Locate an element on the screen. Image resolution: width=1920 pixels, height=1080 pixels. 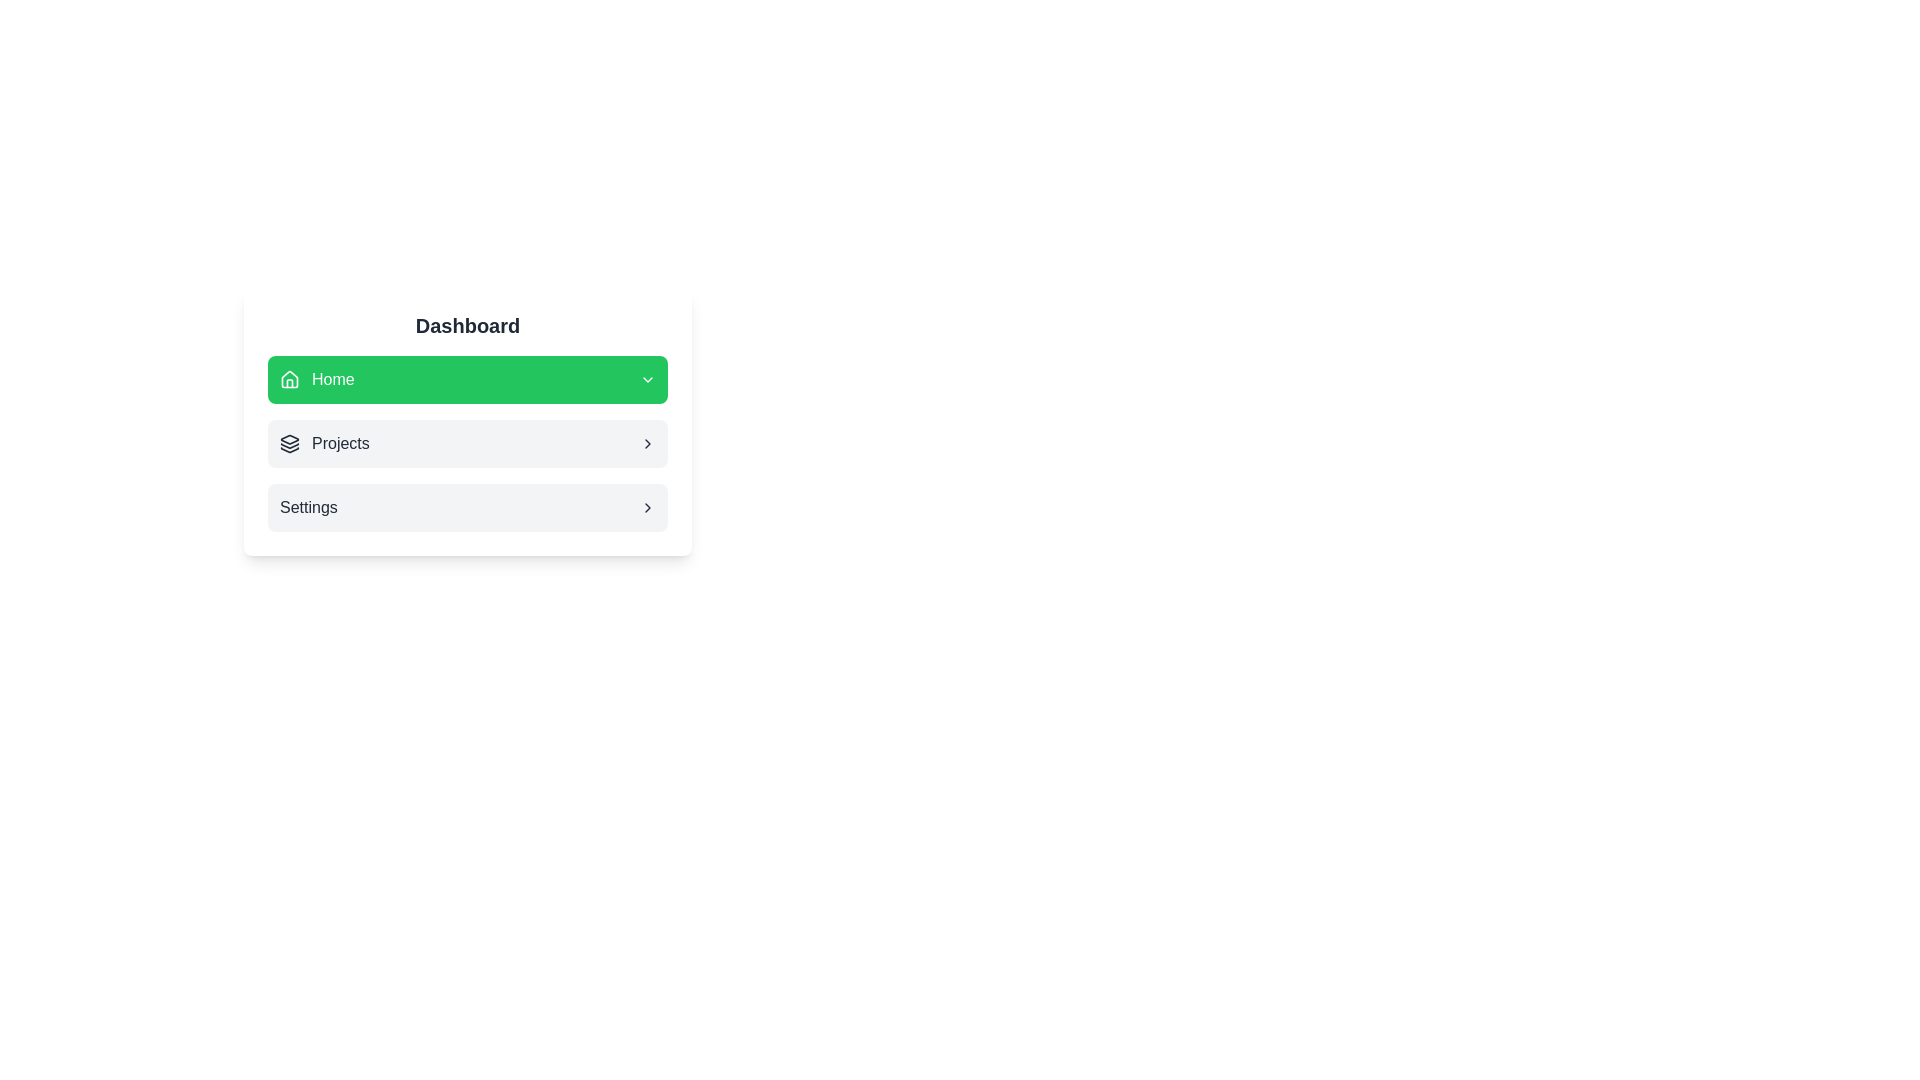
the triangular portion of the multi-layer icon representing the lowermost layer in the stack is located at coordinates (288, 450).